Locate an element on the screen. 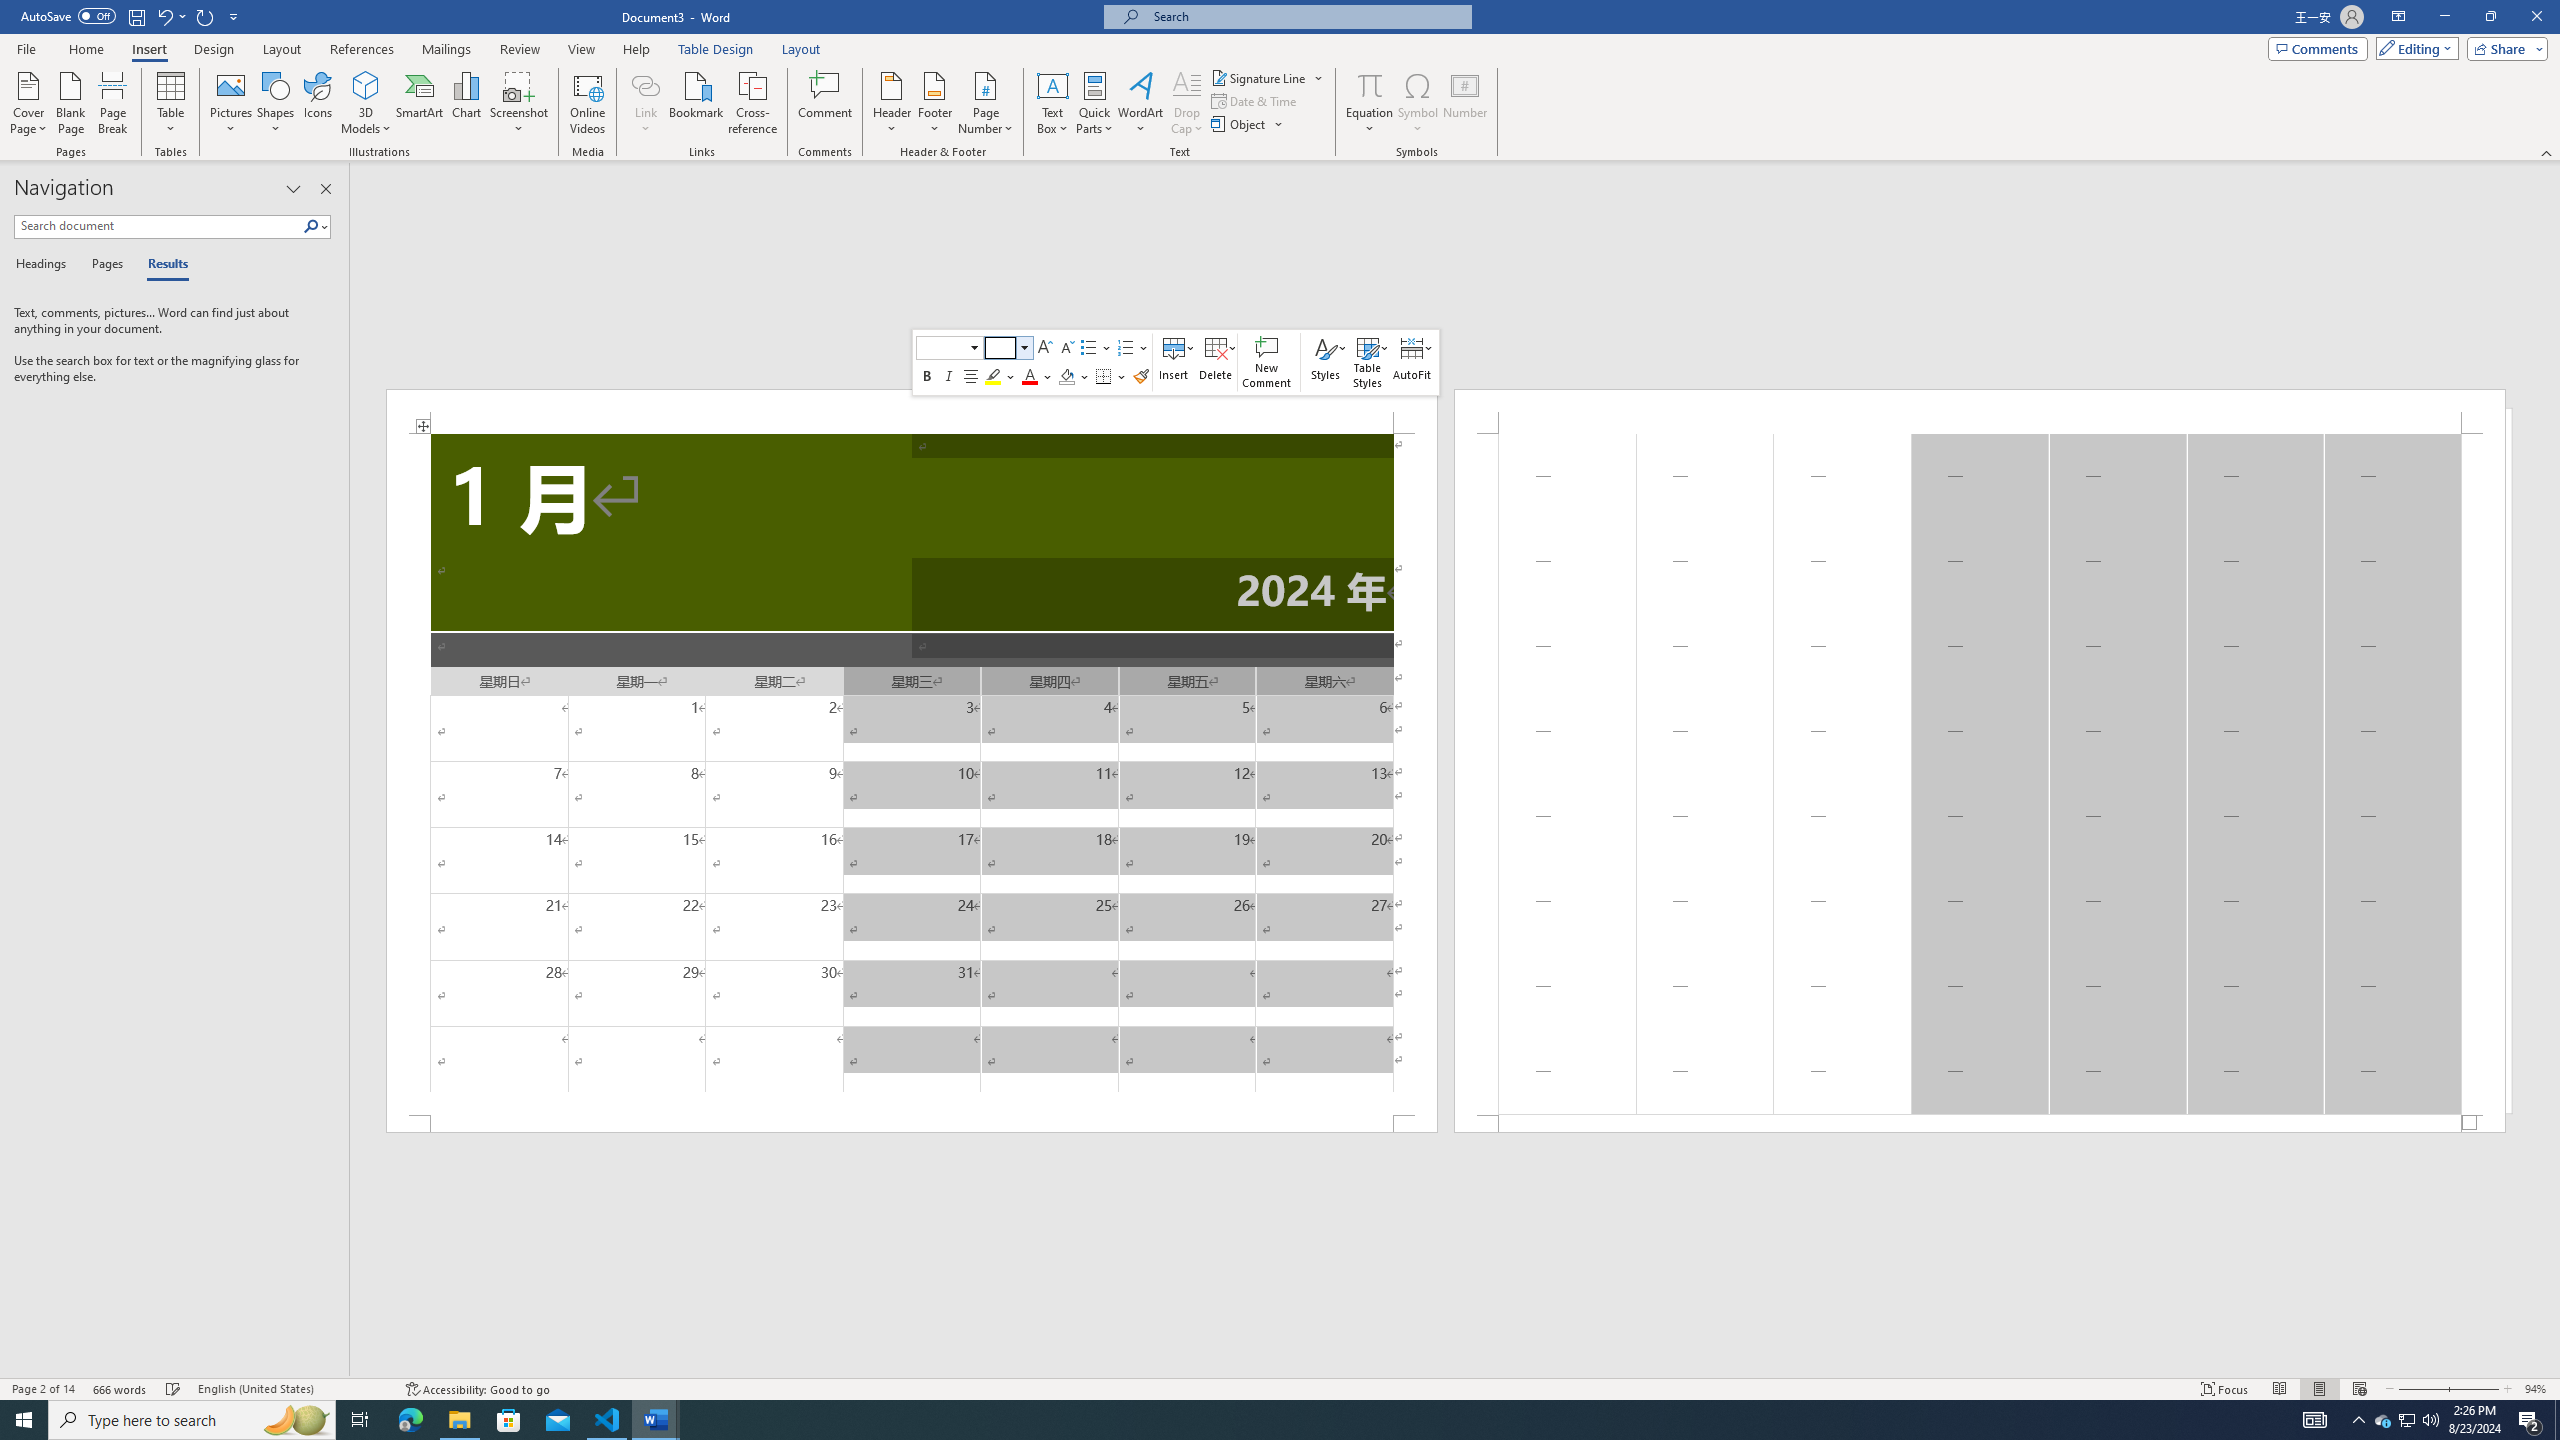 The width and height of the screenshot is (2560, 1440). 'Font Color Red' is located at coordinates (1030, 375).